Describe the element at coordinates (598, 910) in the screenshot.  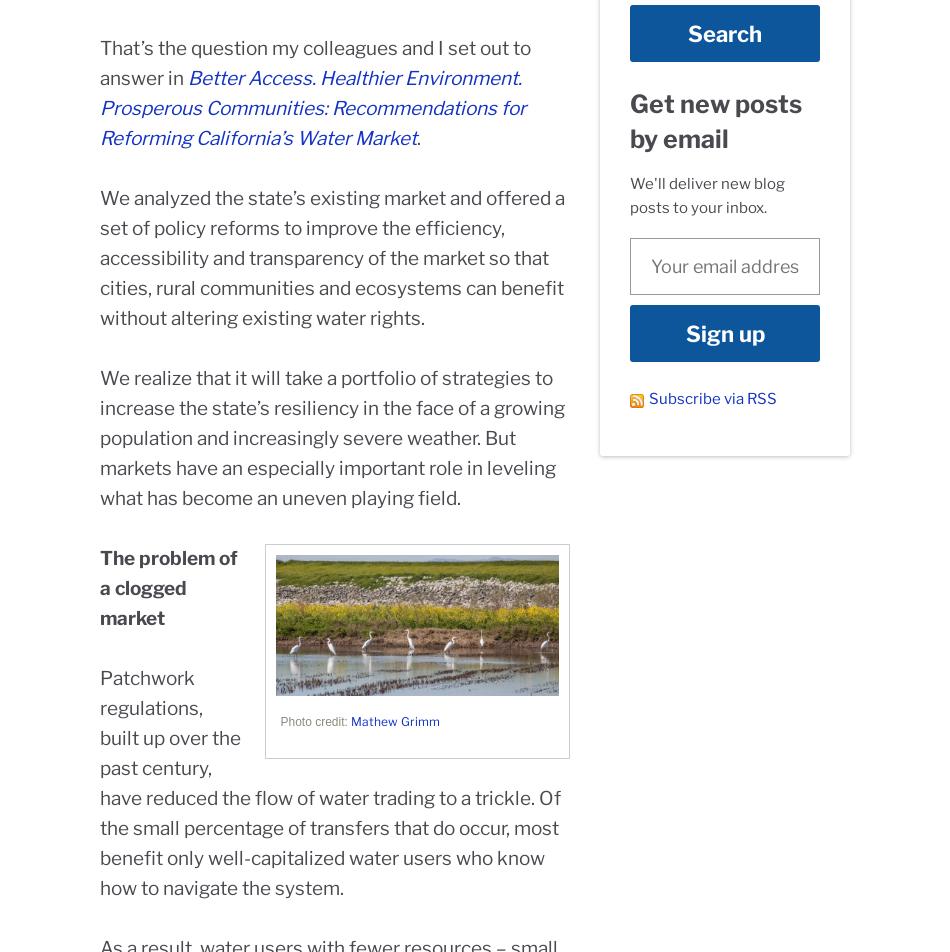
I see `'Environmental Defense Fund. All Rights Reserved.'` at that location.